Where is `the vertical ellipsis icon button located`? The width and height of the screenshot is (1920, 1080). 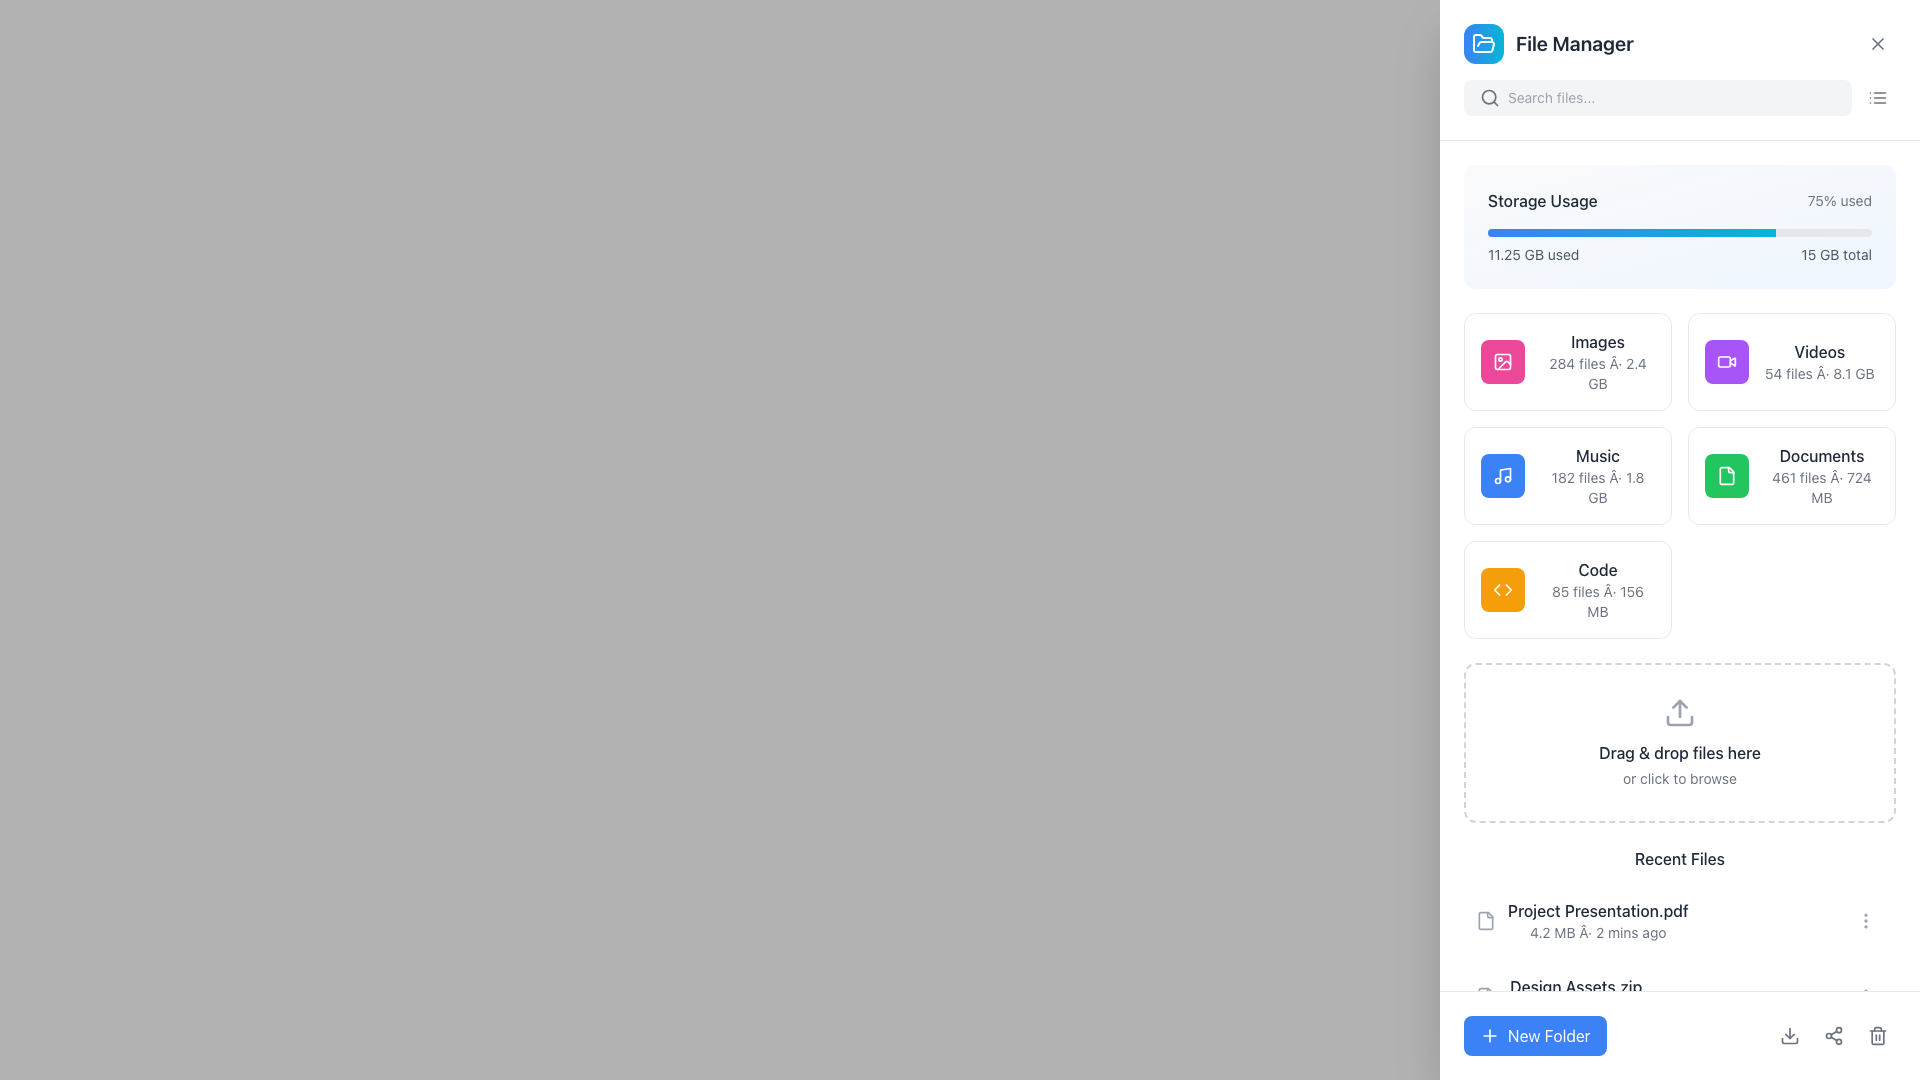 the vertical ellipsis icon button located is located at coordinates (1865, 921).